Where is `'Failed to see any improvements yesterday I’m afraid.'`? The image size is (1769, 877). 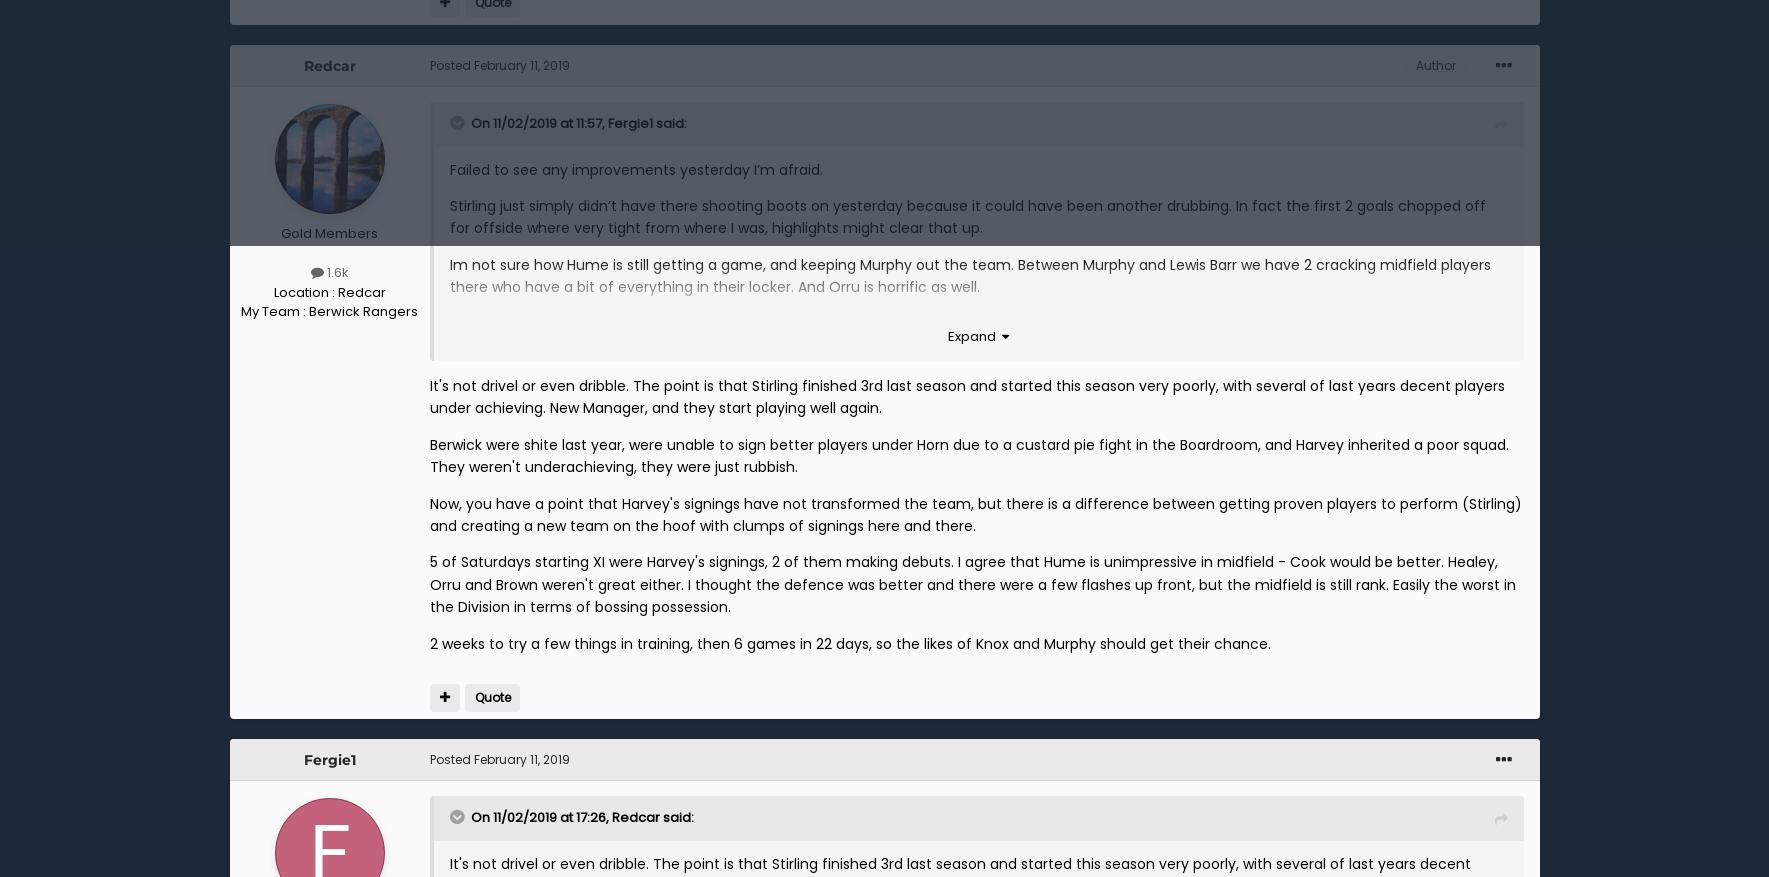 'Failed to see any improvements yesterday I’m afraid.' is located at coordinates (637, 168).